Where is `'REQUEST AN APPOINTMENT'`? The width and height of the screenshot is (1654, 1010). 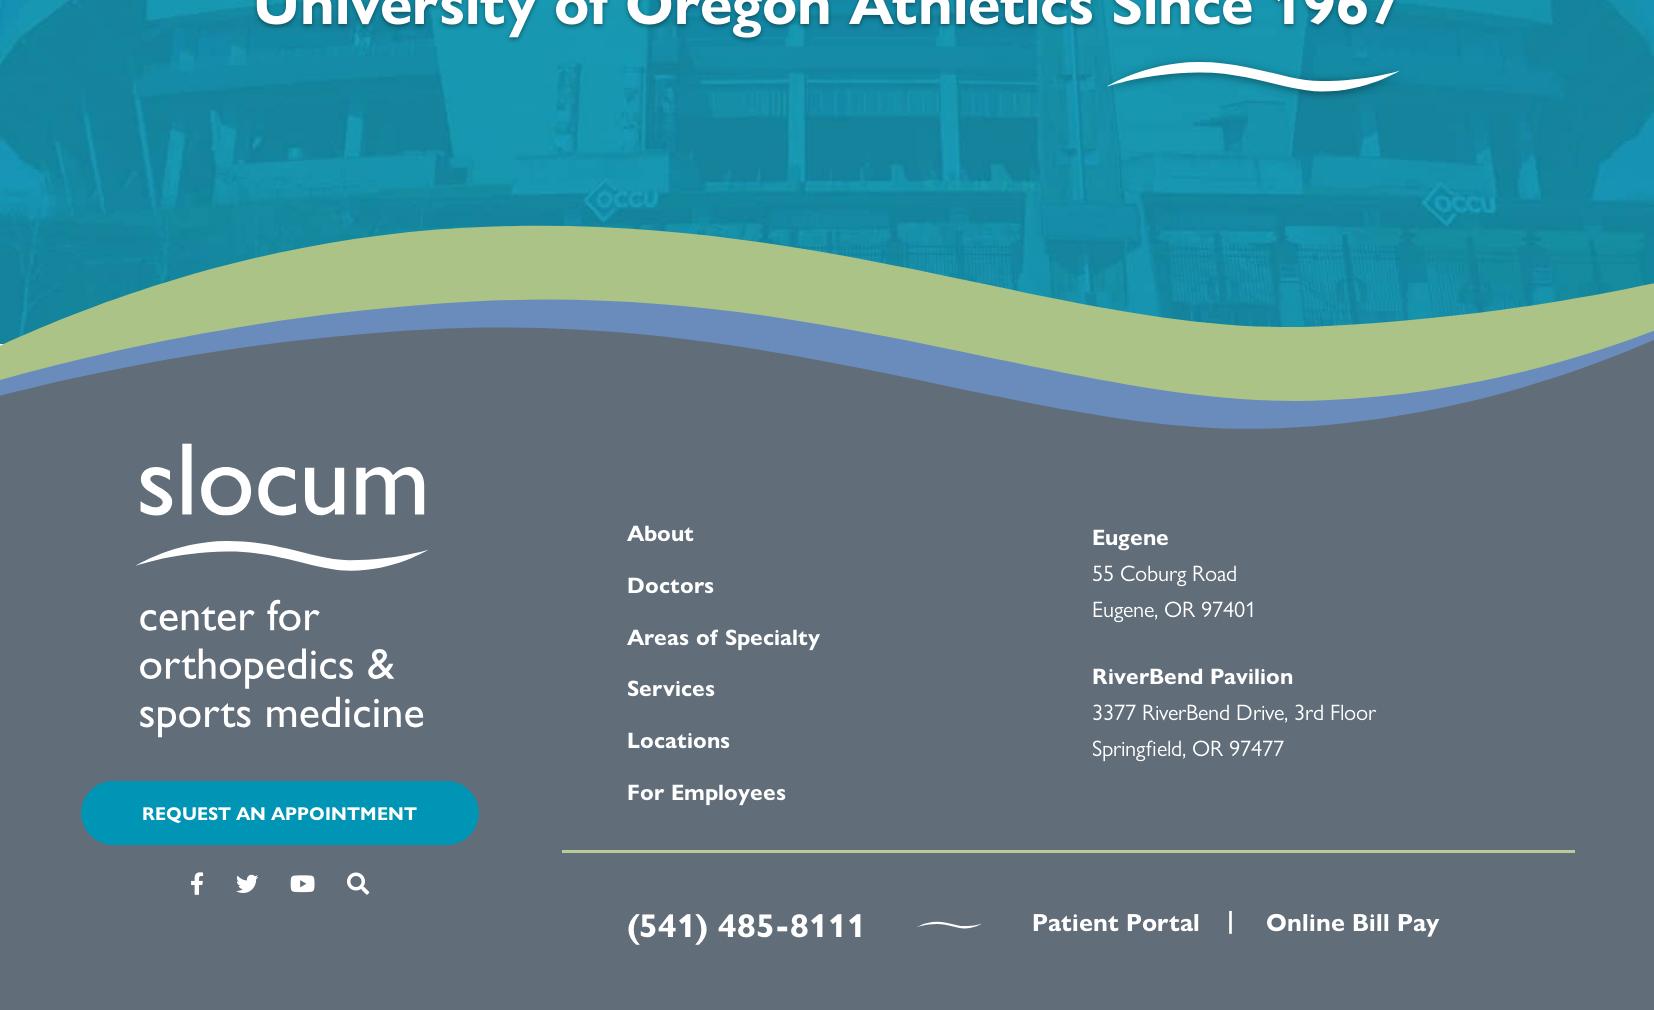 'REQUEST AN APPOINTMENT' is located at coordinates (278, 812).